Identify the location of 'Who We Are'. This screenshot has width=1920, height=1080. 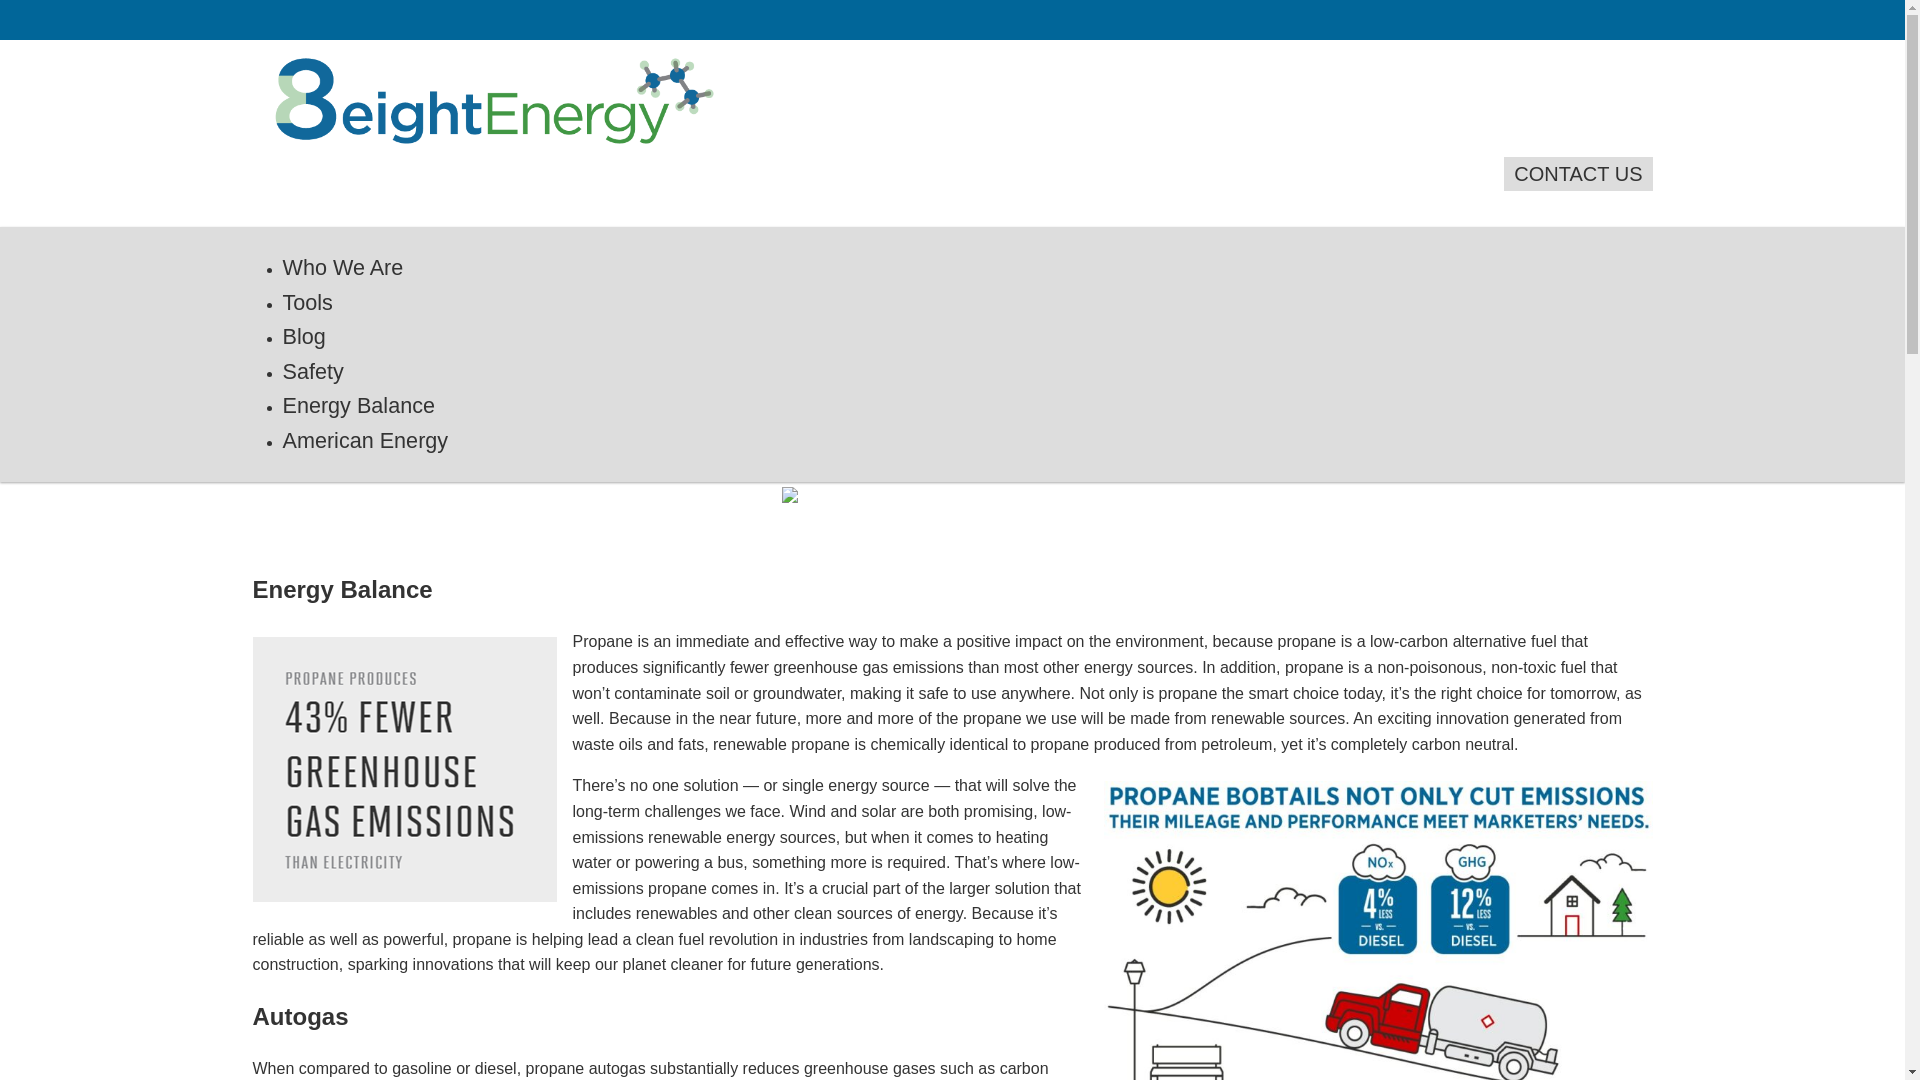
(281, 266).